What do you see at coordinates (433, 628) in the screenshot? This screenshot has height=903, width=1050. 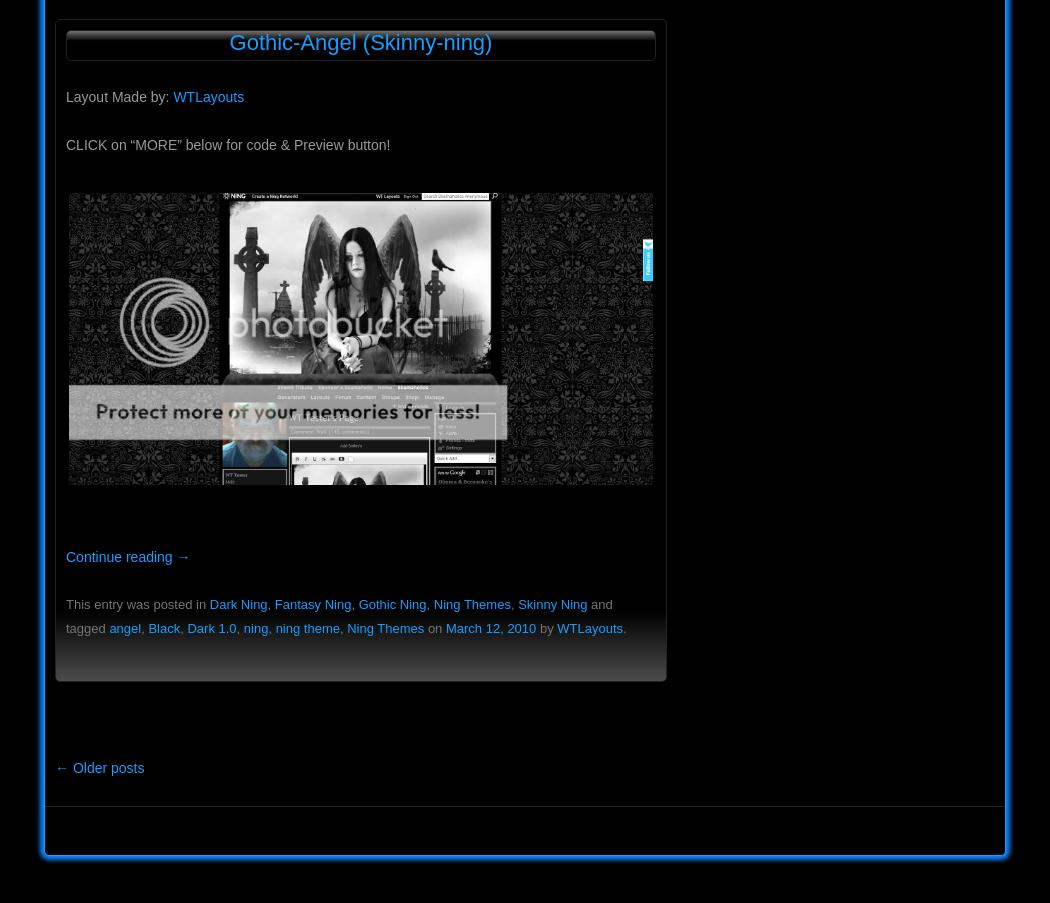 I see `'on'` at bounding box center [433, 628].